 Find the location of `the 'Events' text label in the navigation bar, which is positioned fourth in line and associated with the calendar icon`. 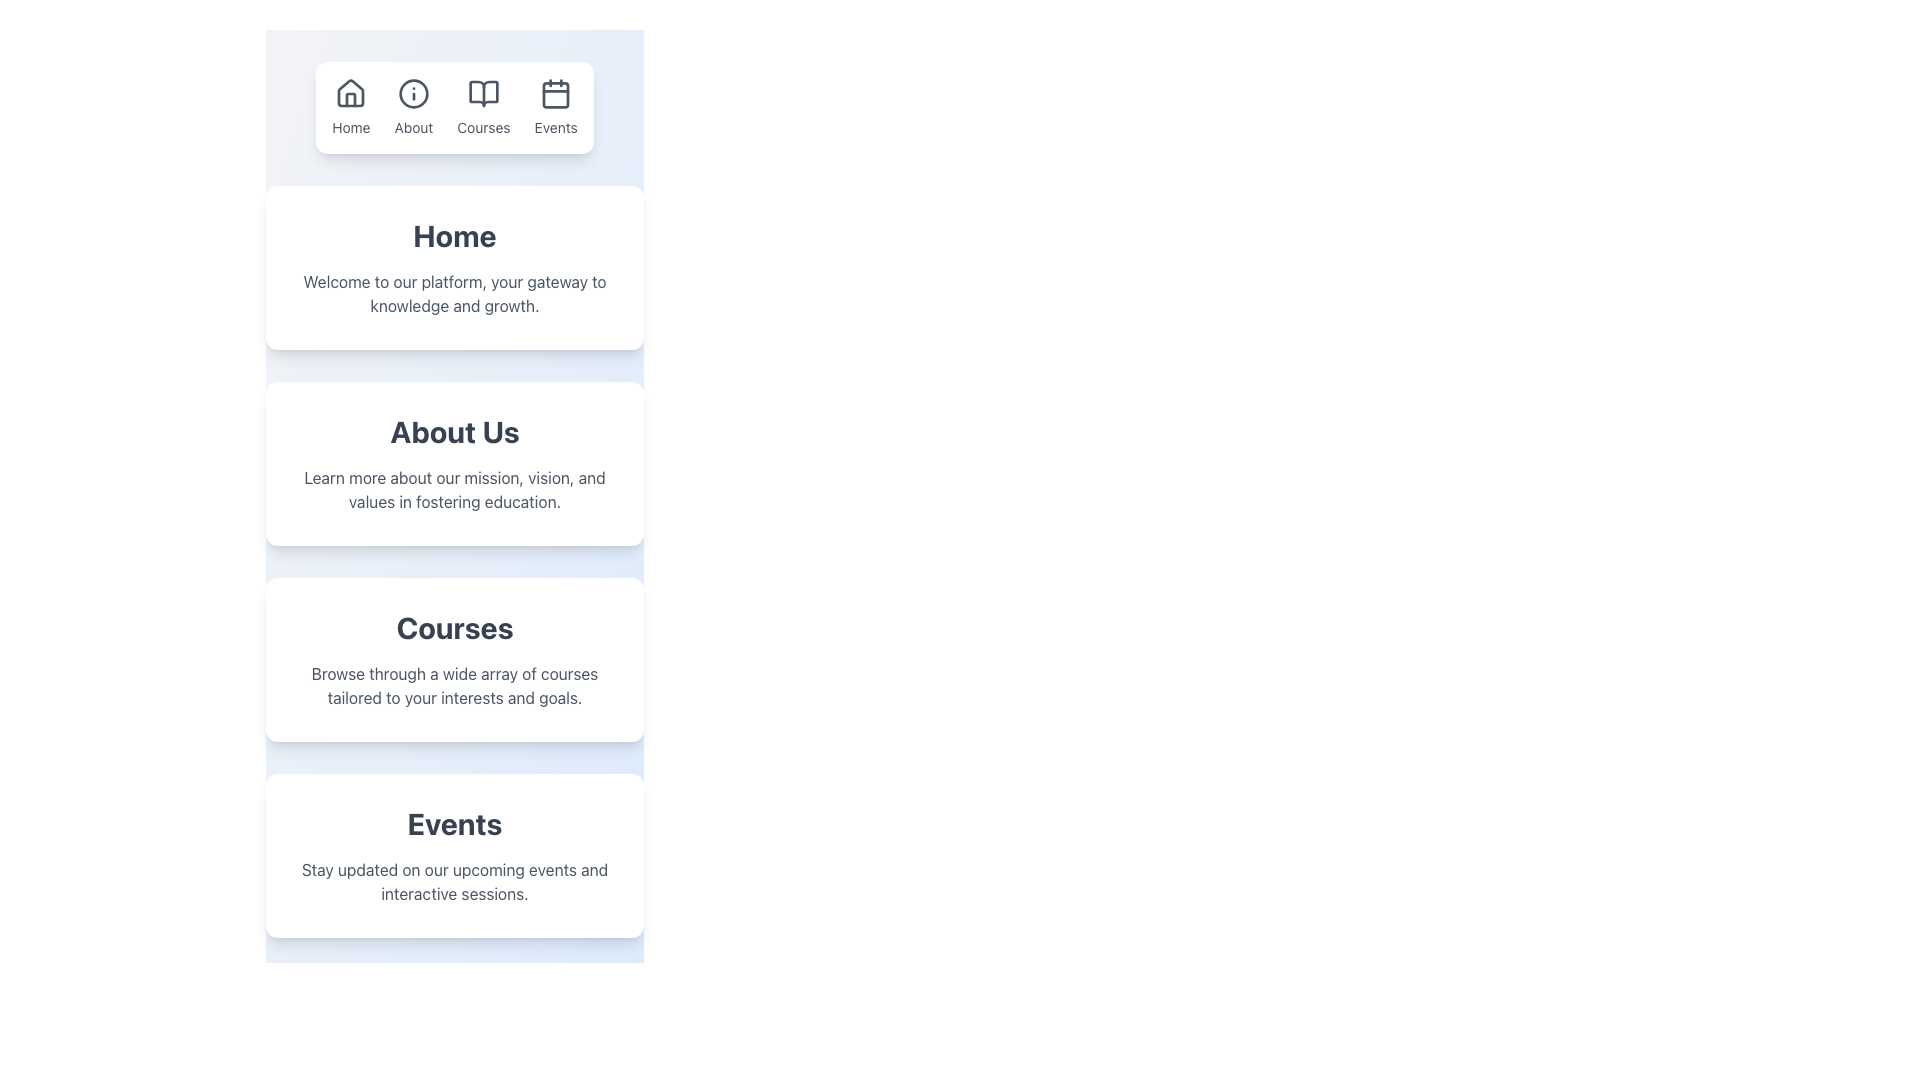

the 'Events' text label in the navigation bar, which is positioned fourth in line and associated with the calendar icon is located at coordinates (556, 127).